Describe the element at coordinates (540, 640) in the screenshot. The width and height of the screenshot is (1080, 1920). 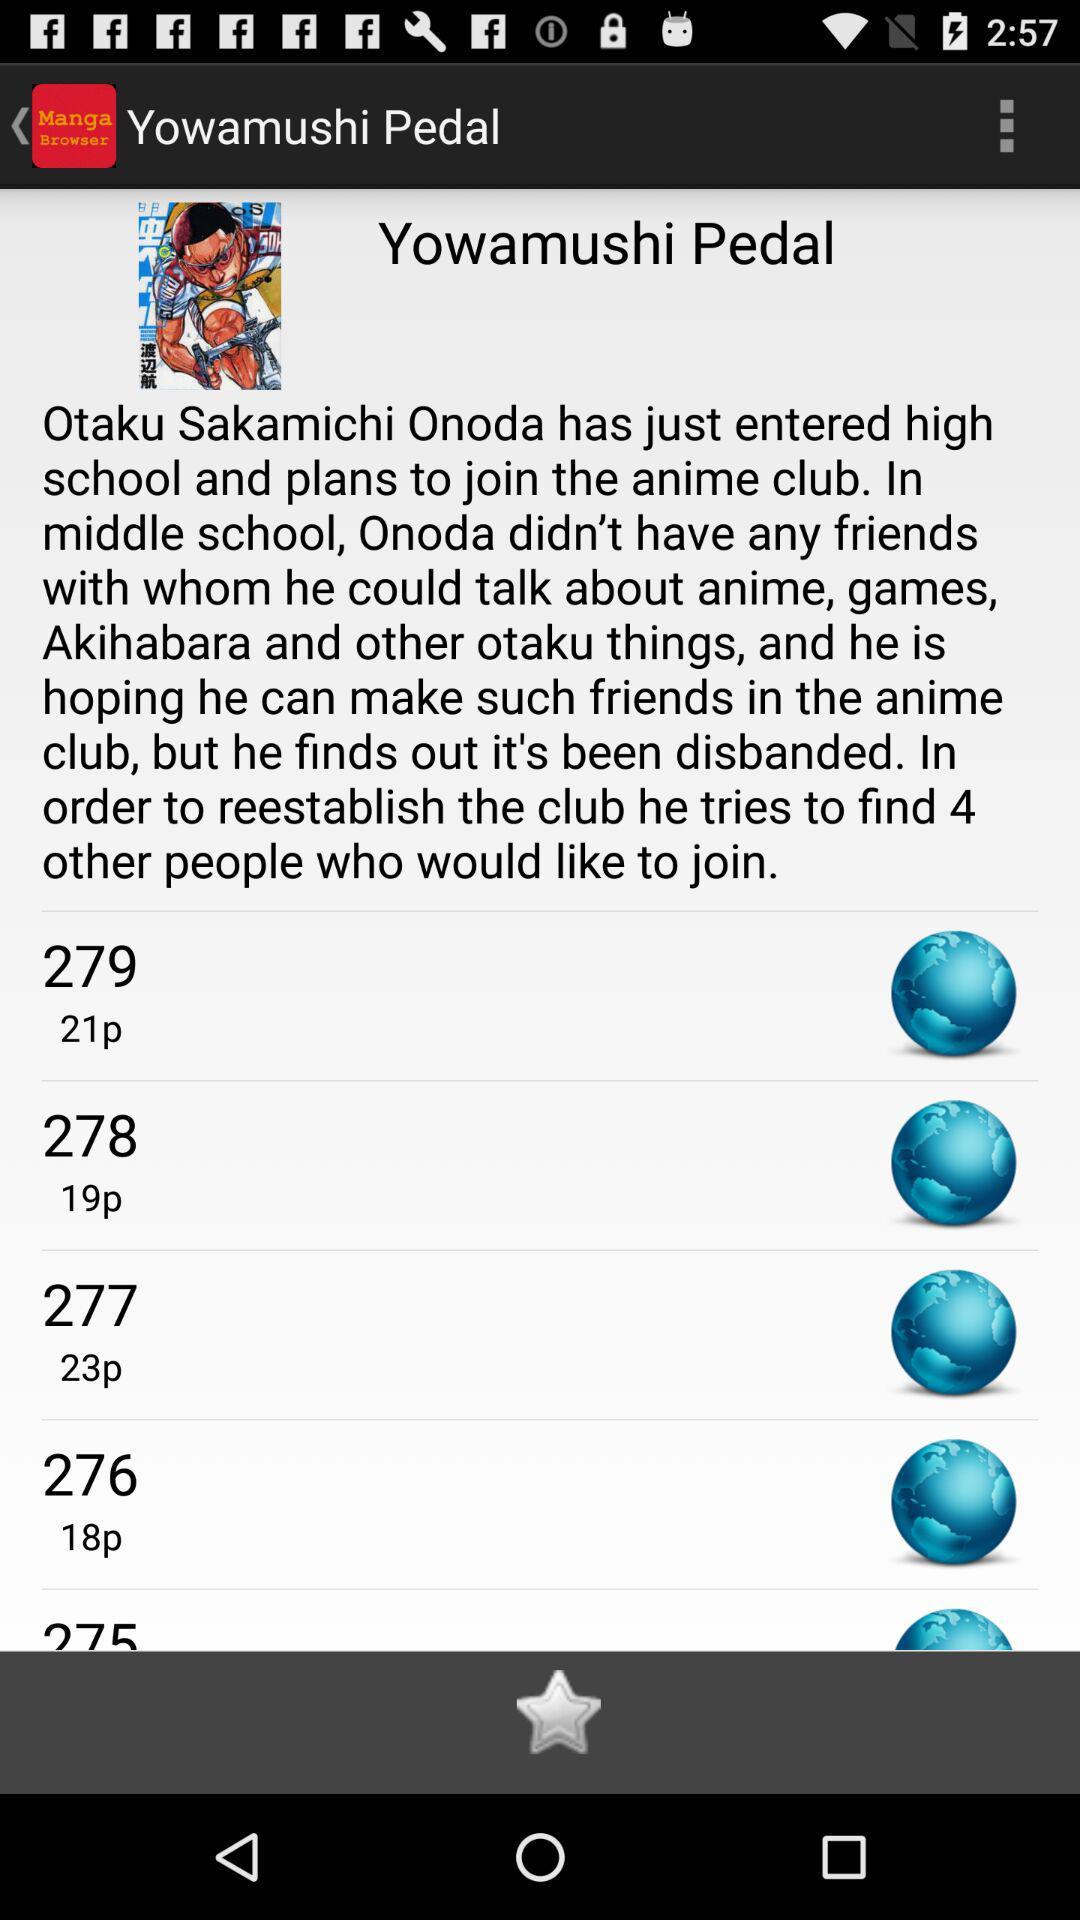
I see `otaku sakamichi onoda item` at that location.